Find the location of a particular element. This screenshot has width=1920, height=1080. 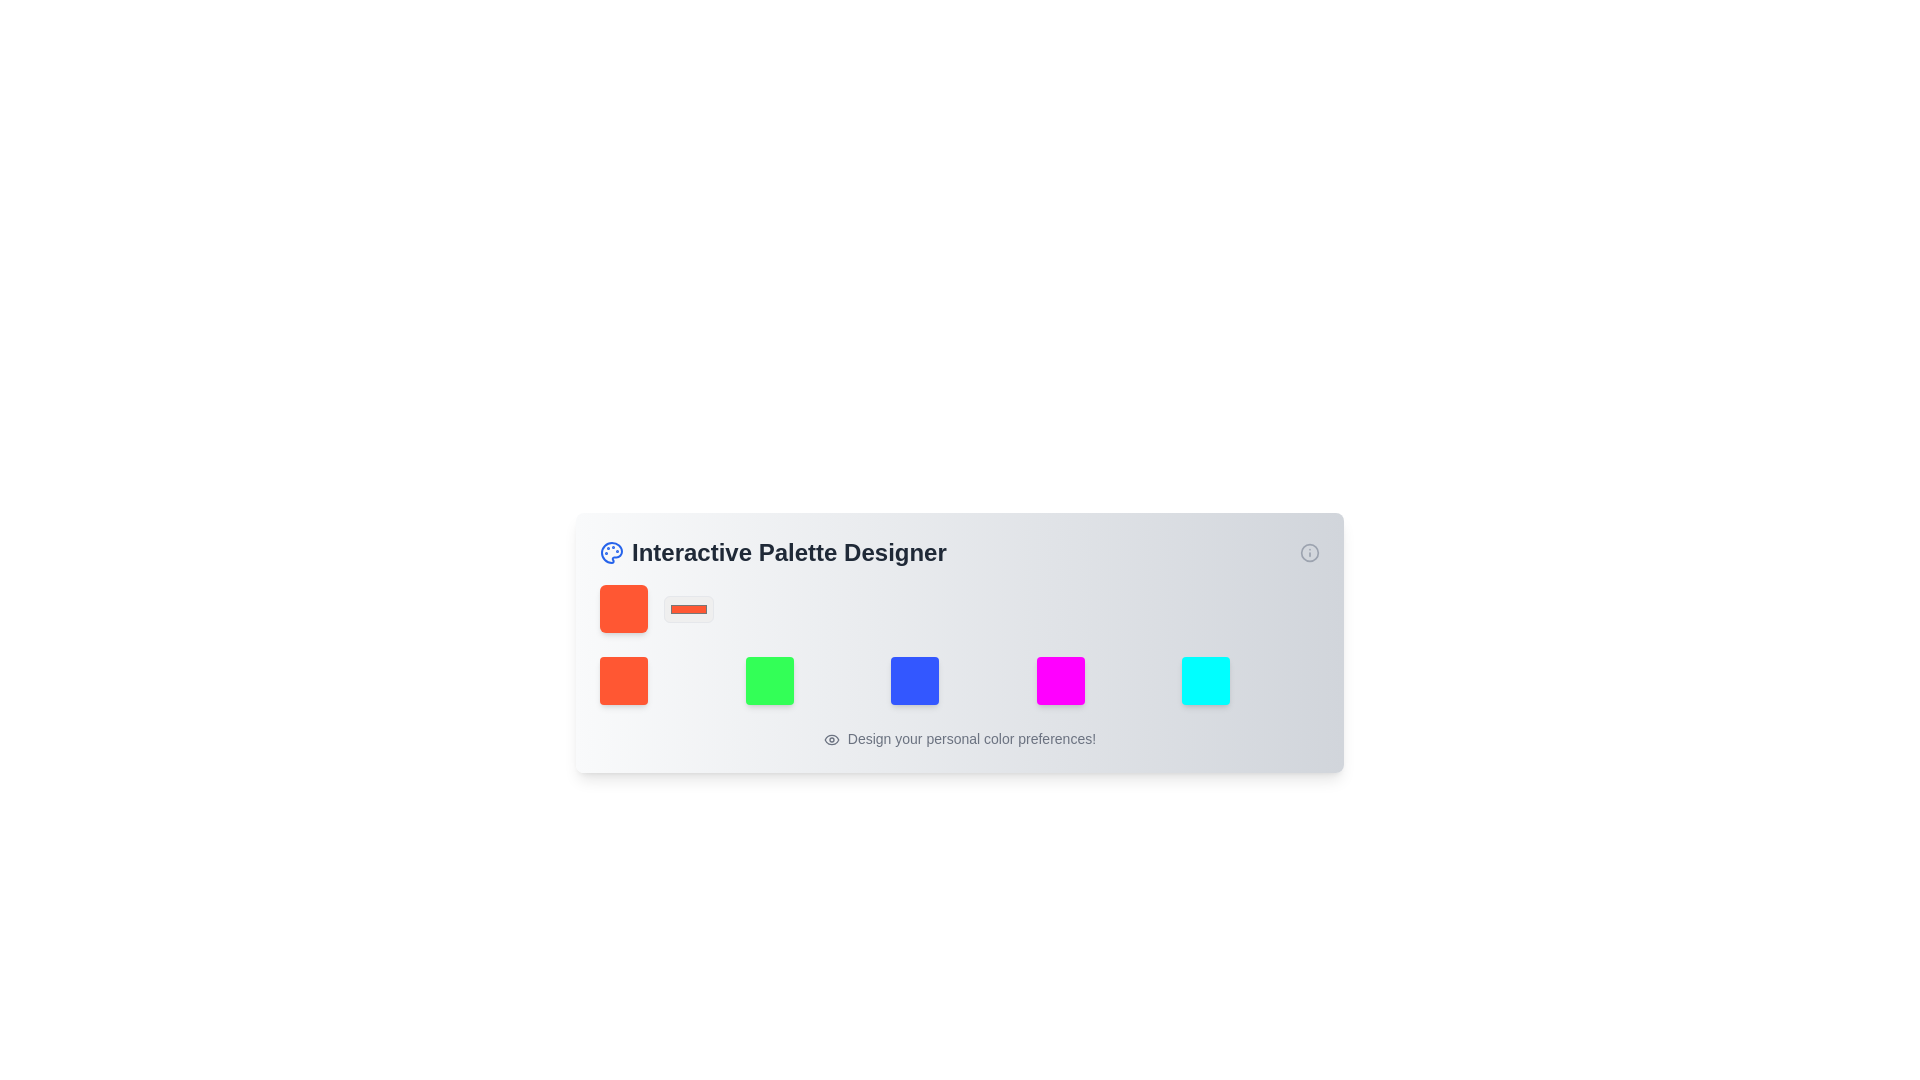

the vibrant orange color swatch located at the top left of the Interactive Palette Designer group is located at coordinates (623, 608).